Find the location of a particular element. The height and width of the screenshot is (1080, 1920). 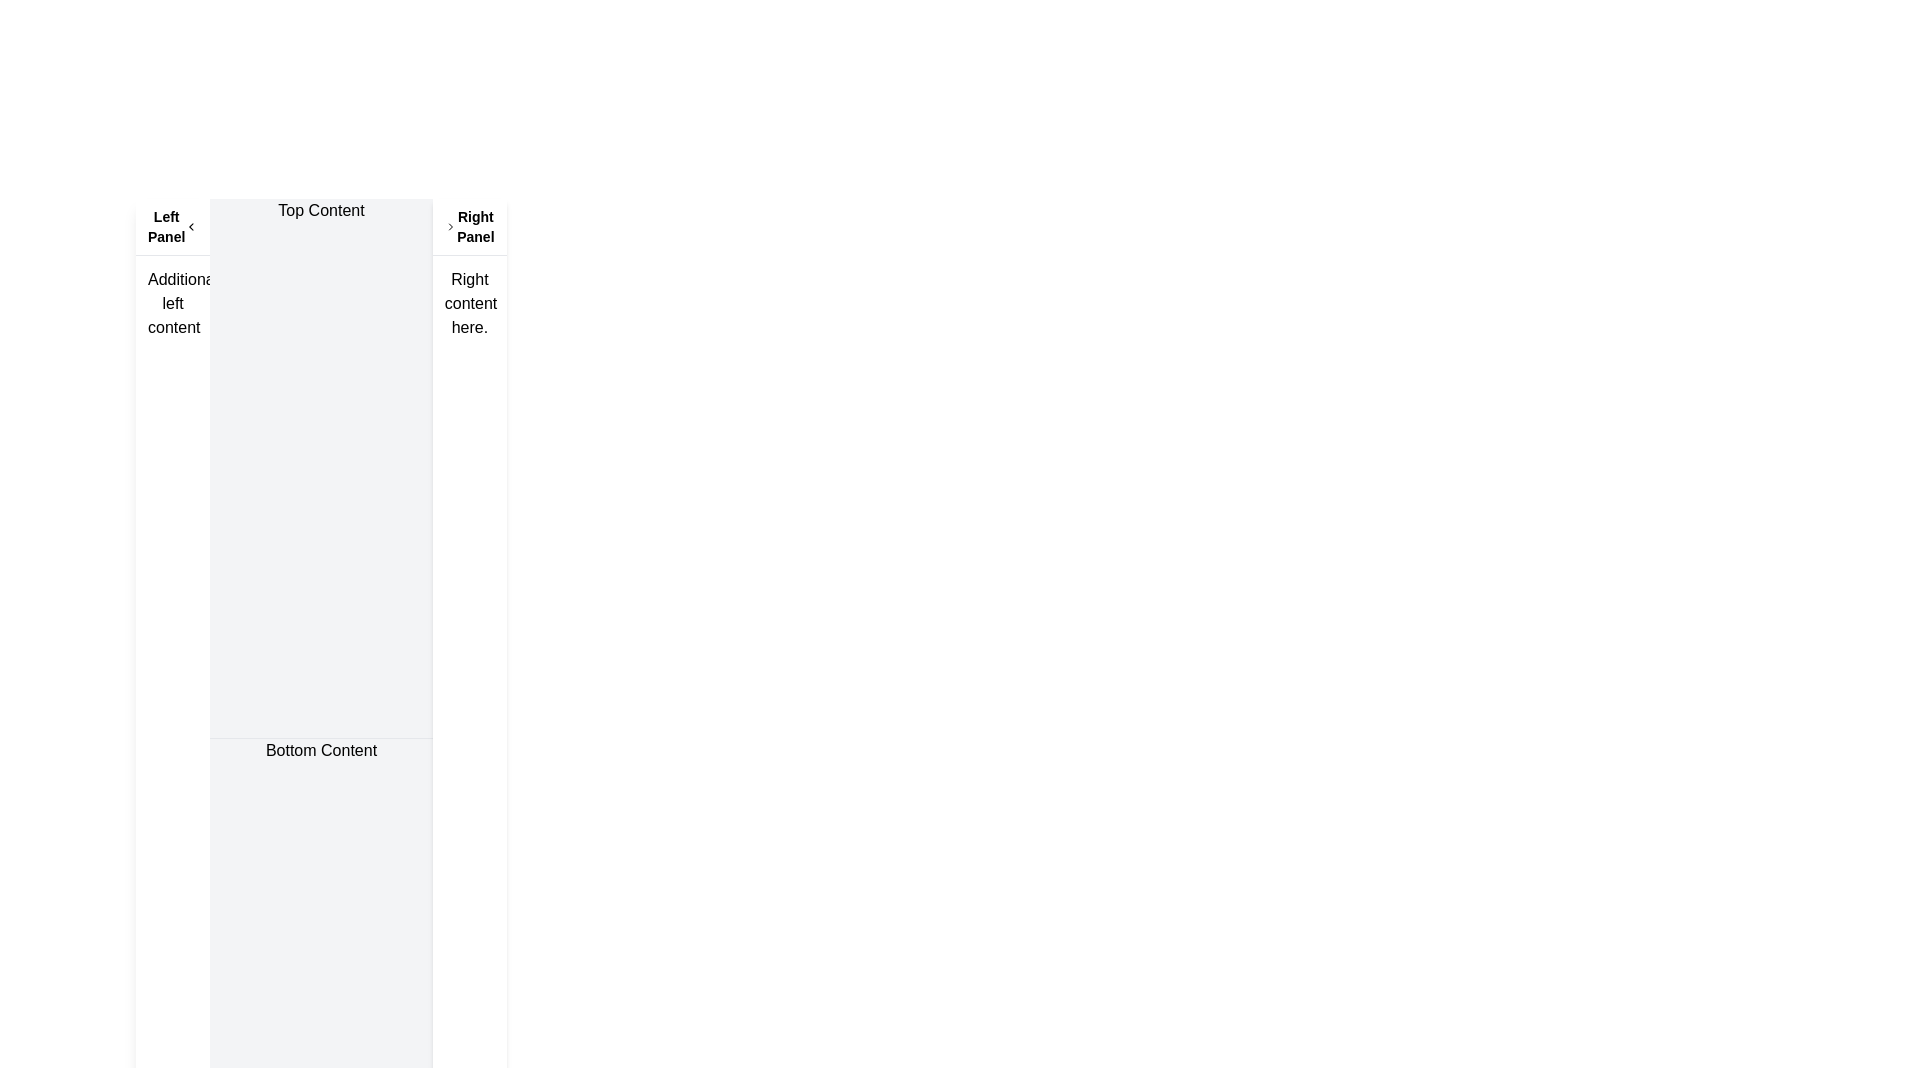

the right-facing chevron icon located in the top bar next to the text 'Right Panel' is located at coordinates (449, 226).